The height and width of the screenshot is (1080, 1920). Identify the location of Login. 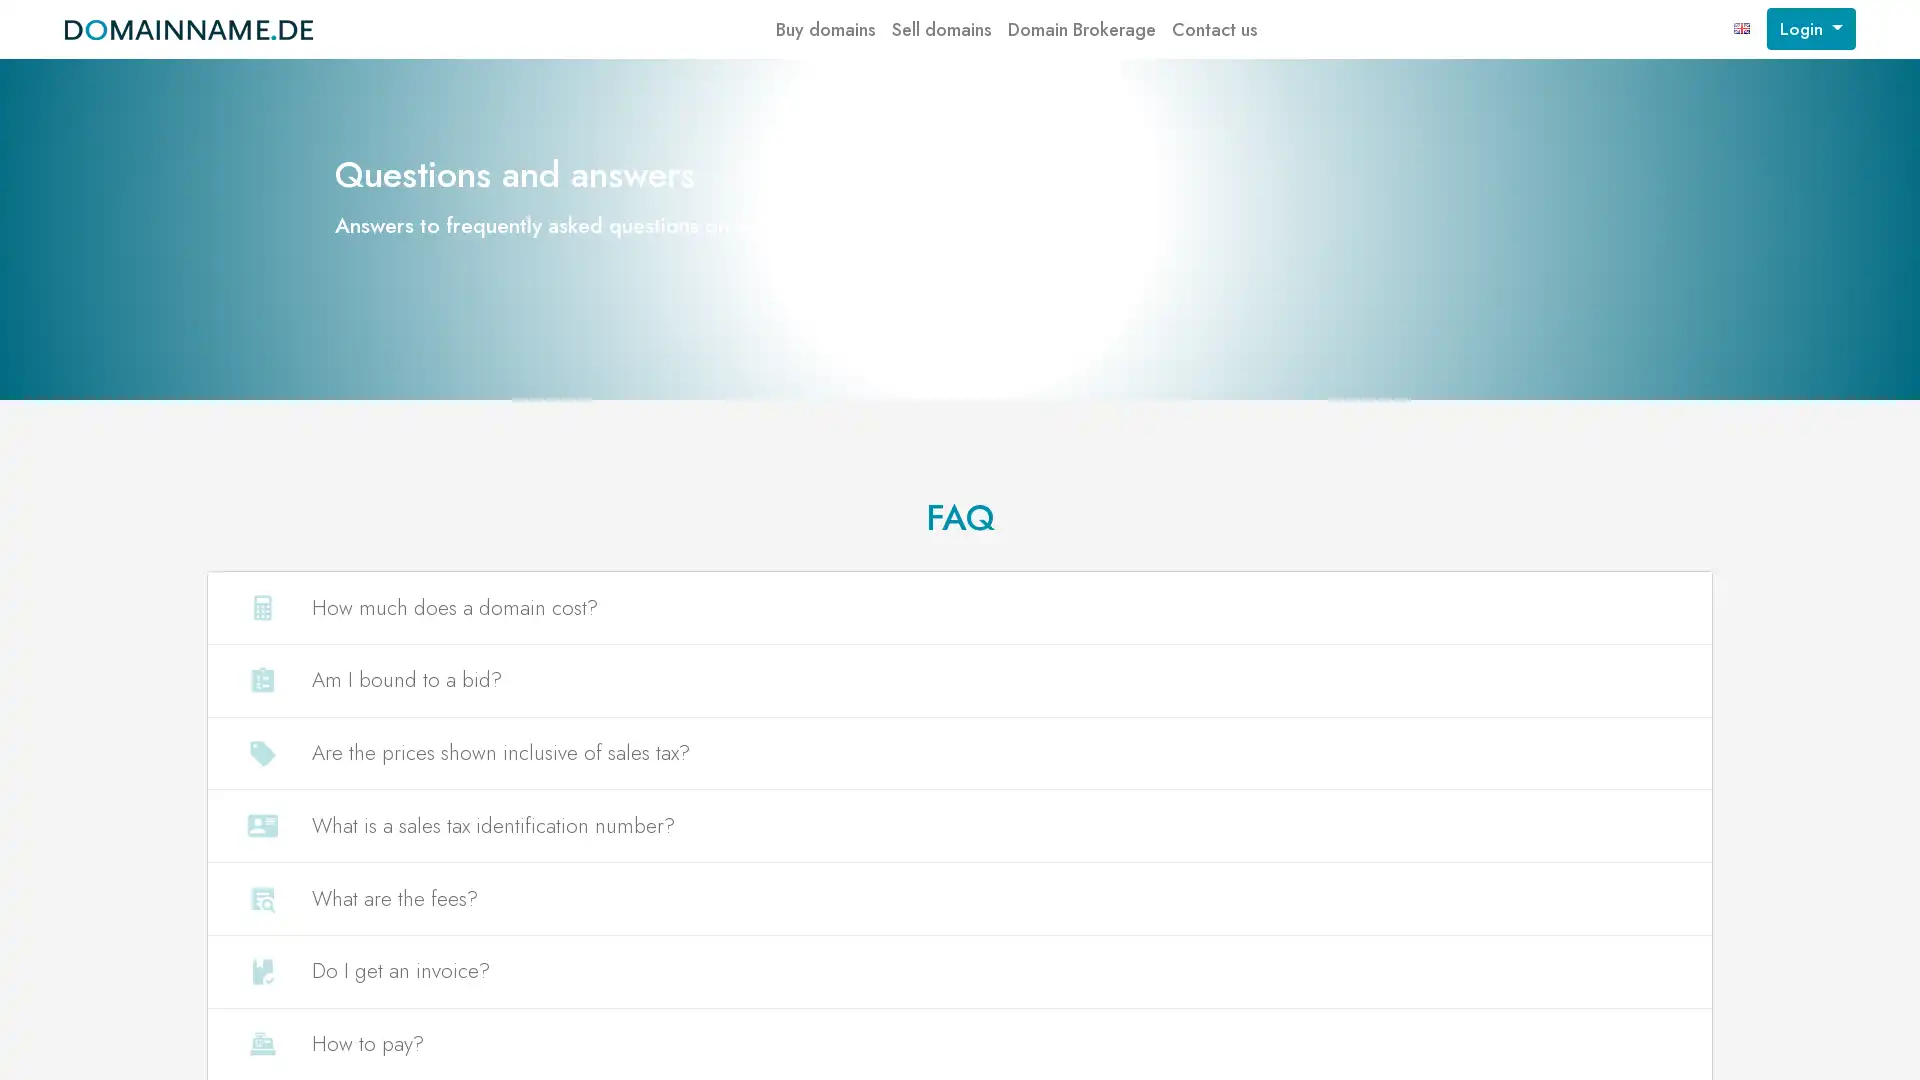
(1810, 29).